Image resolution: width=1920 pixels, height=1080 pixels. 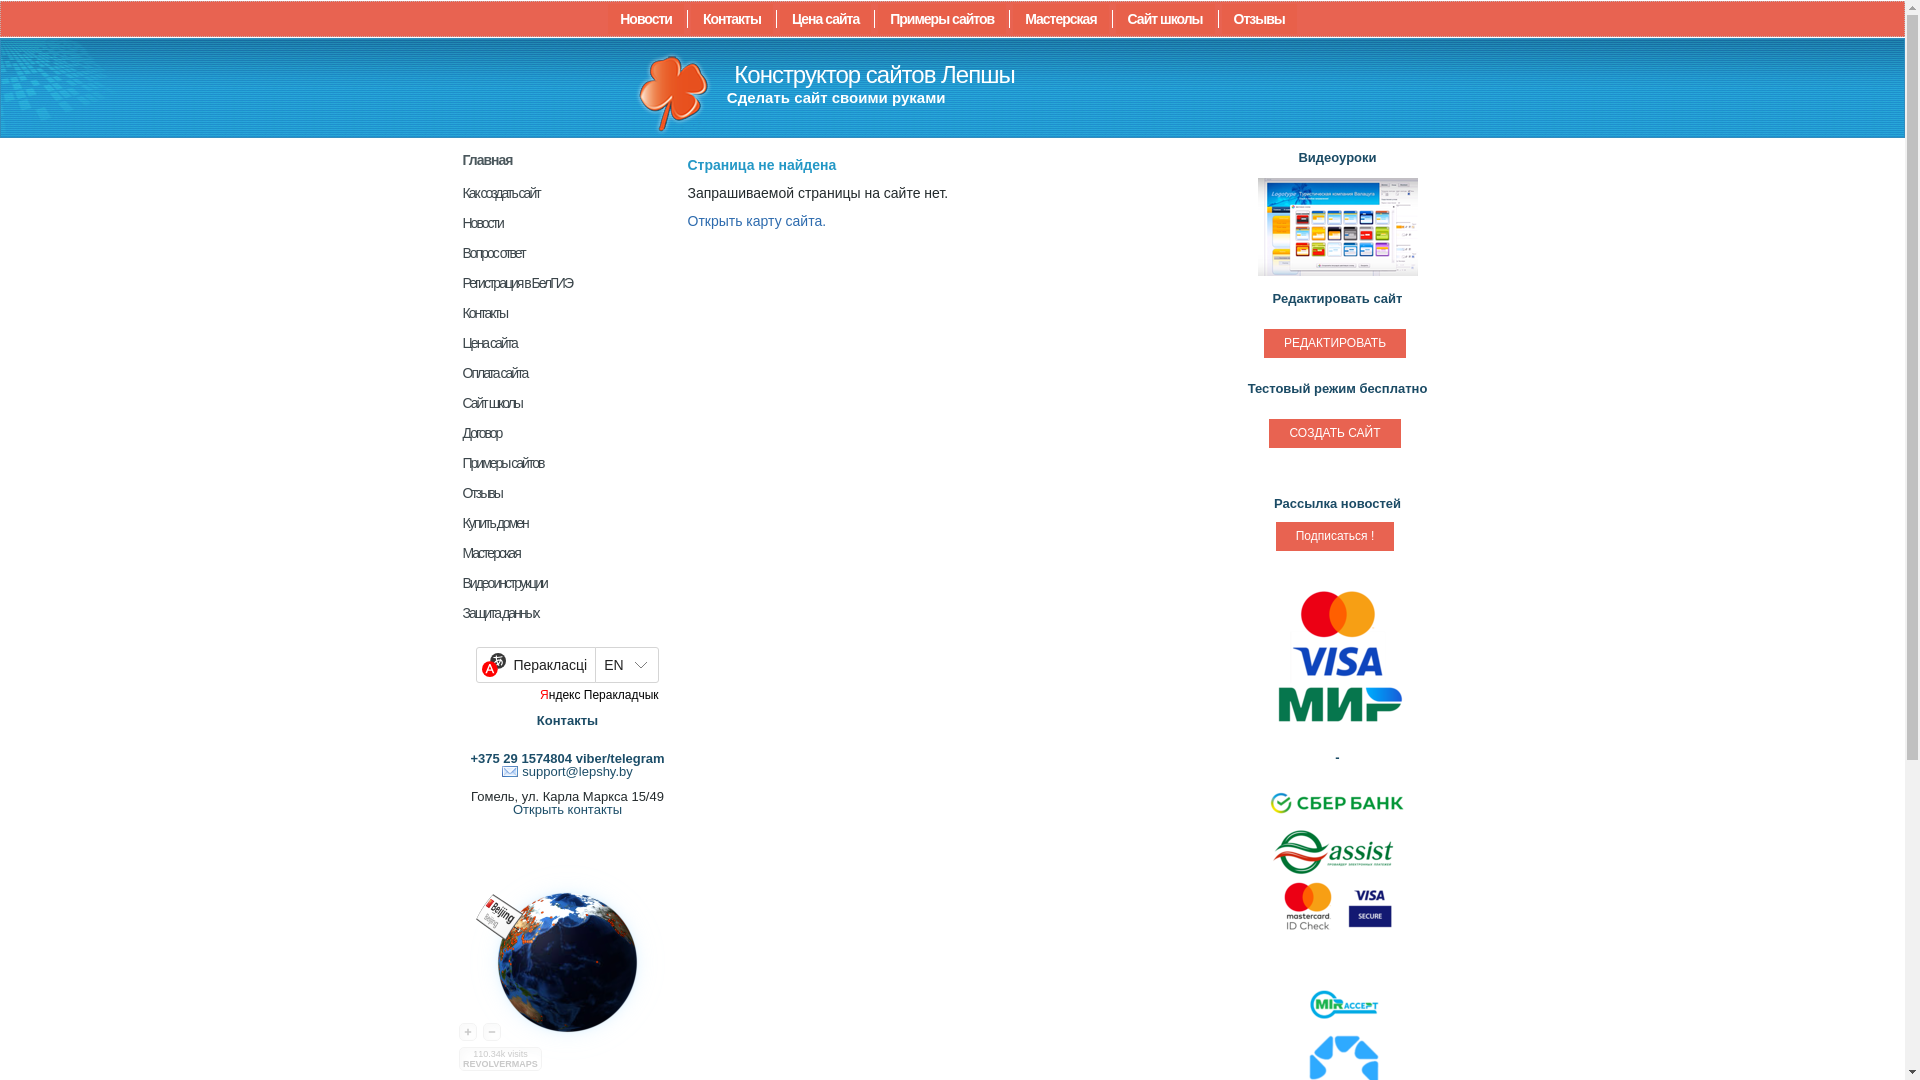 I want to click on 'support@lepshy.by', so click(x=566, y=770).